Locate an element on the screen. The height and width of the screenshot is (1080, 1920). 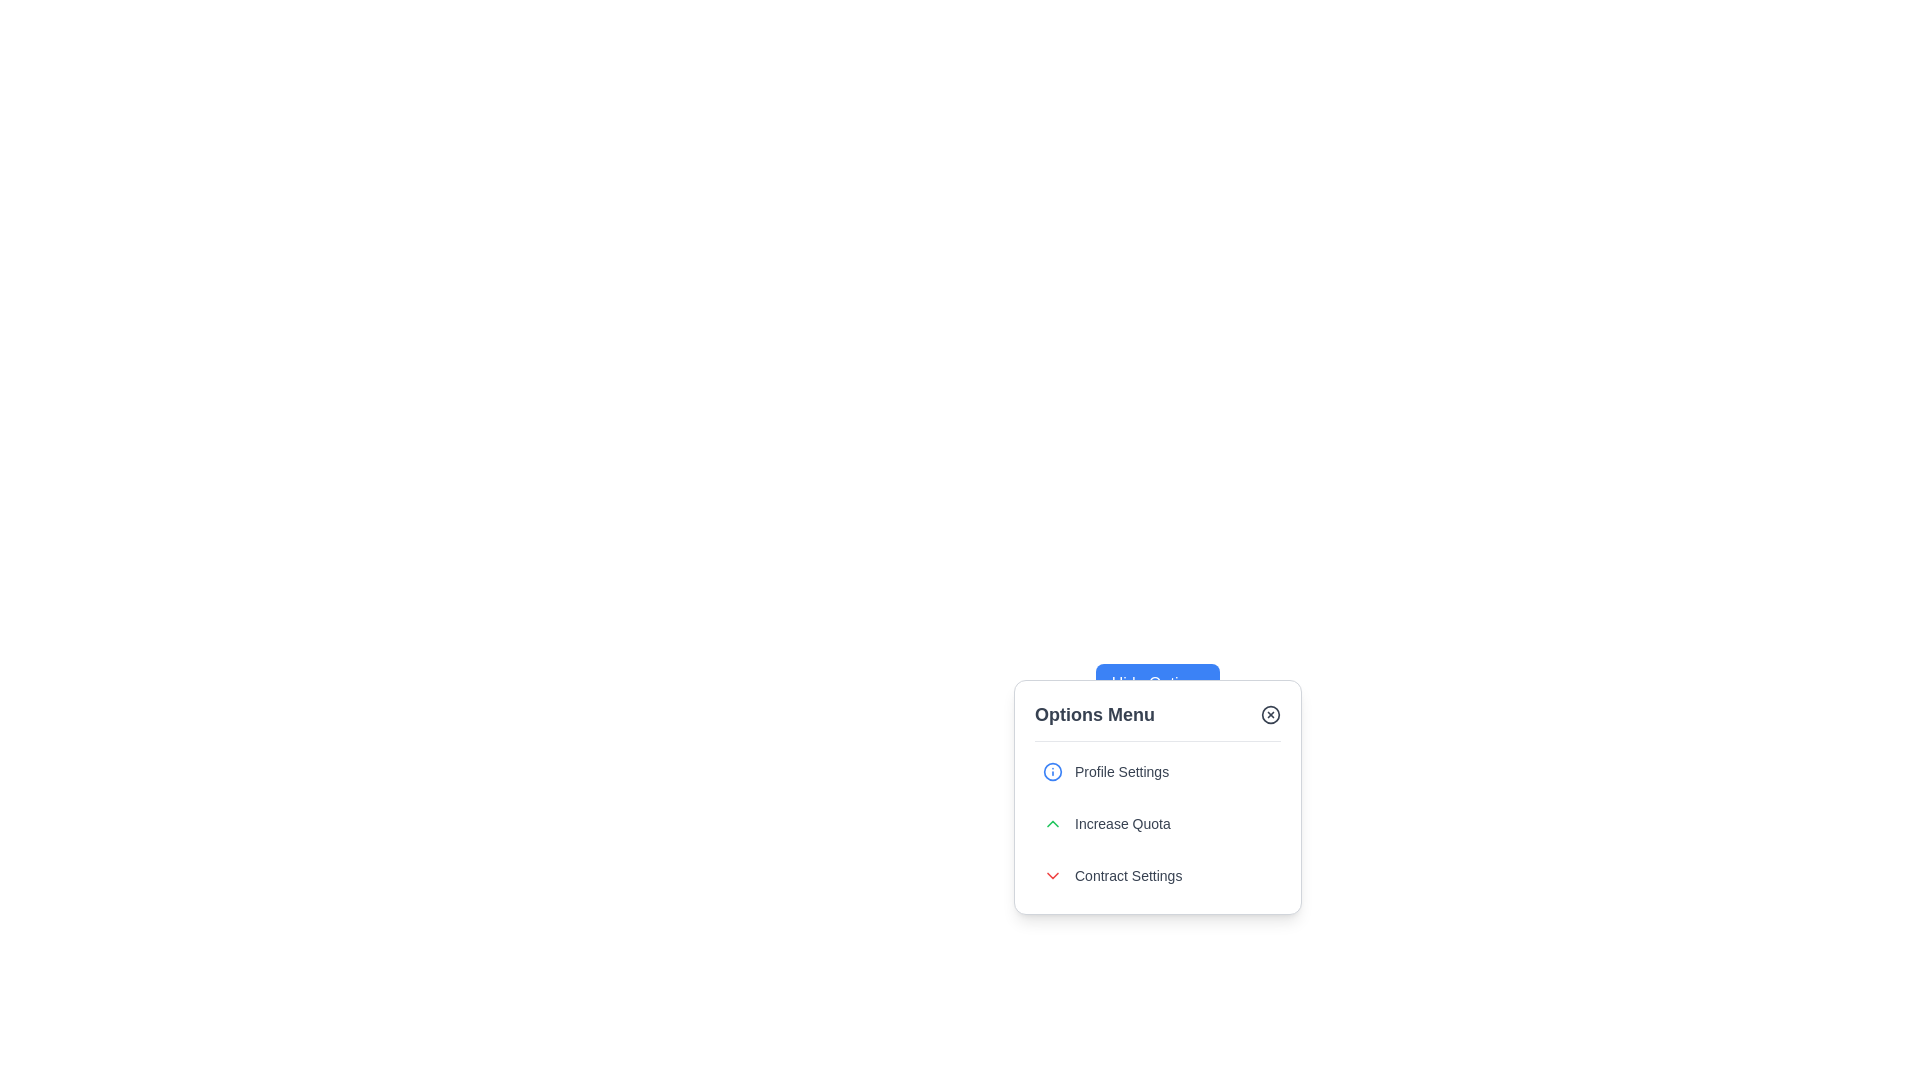
the Label Text indicating the action associated with increasing a quota, located in a dropdown menu between 'Profile Settings' and 'Contract Settings', next to an upward-facing green arrow icon is located at coordinates (1122, 824).